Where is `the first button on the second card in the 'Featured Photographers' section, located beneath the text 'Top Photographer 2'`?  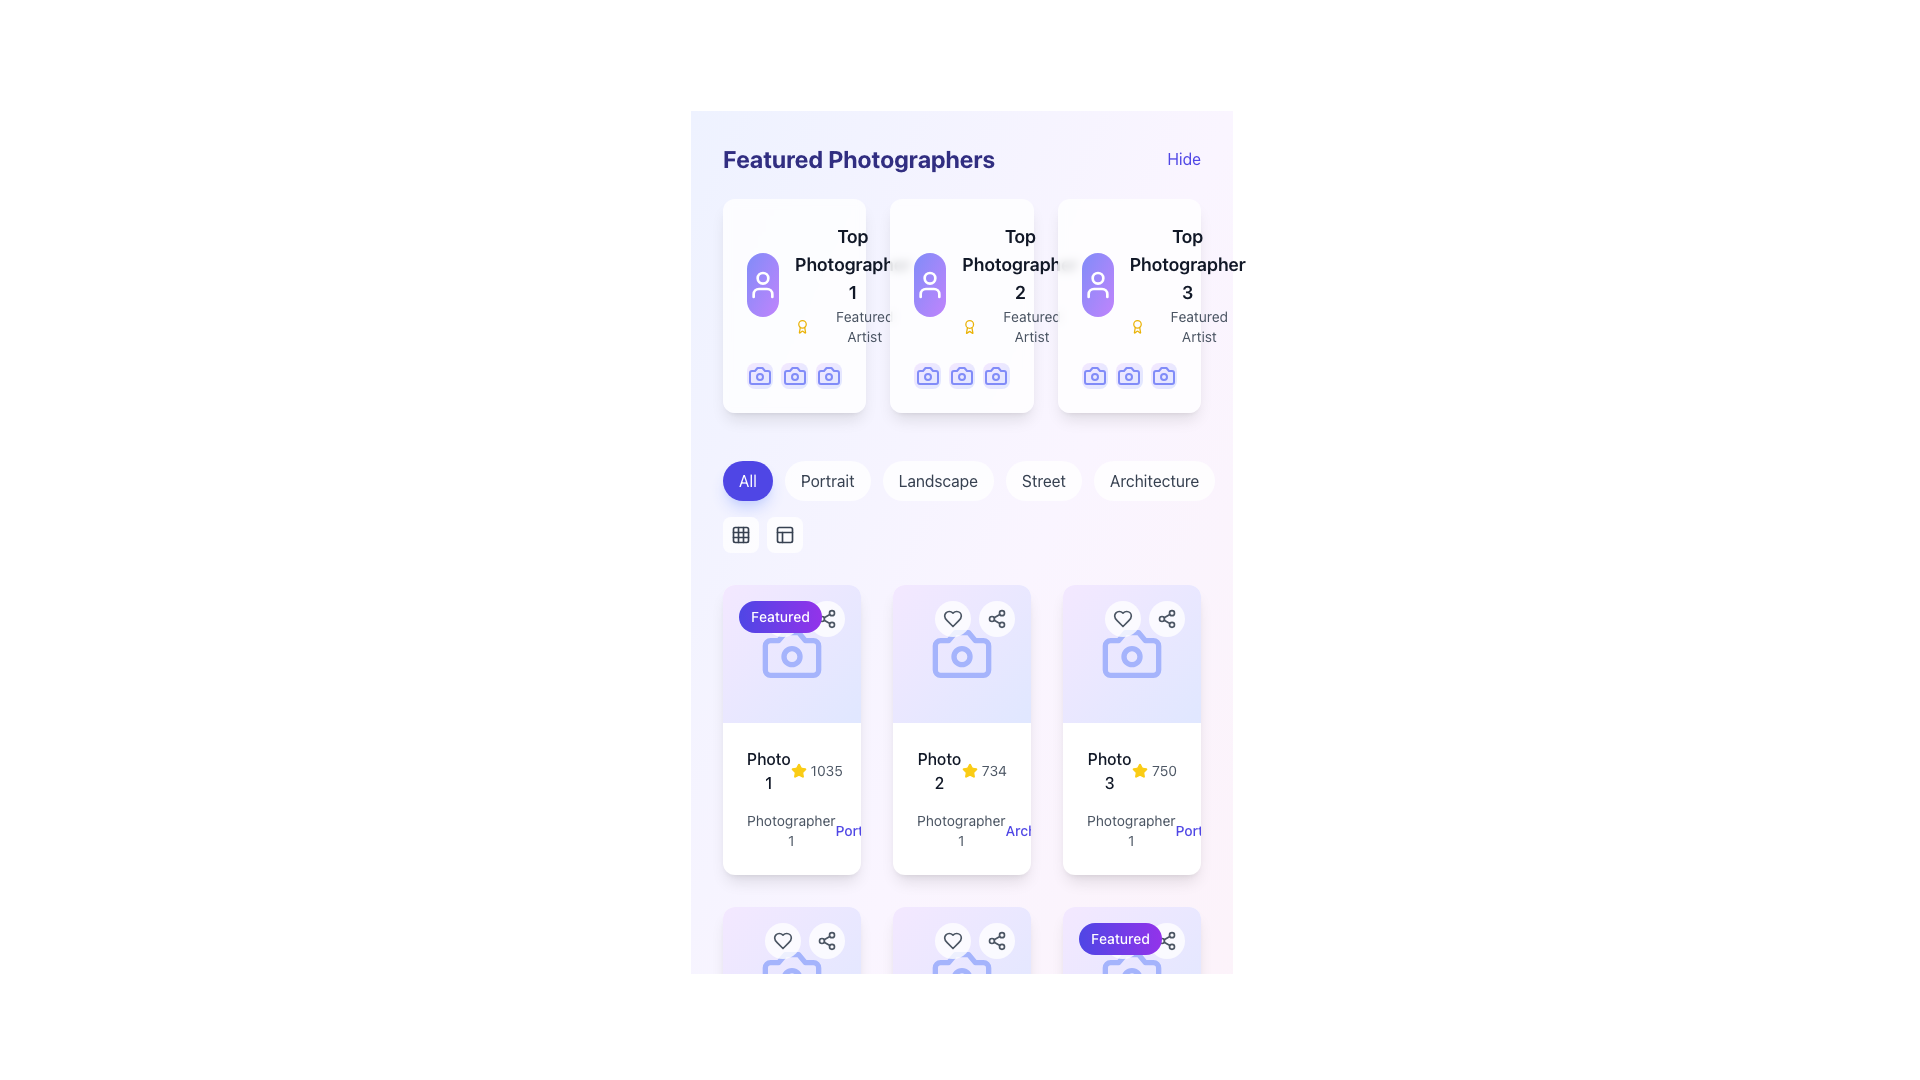 the first button on the second card in the 'Featured Photographers' section, located beneath the text 'Top Photographer 2' is located at coordinates (926, 376).